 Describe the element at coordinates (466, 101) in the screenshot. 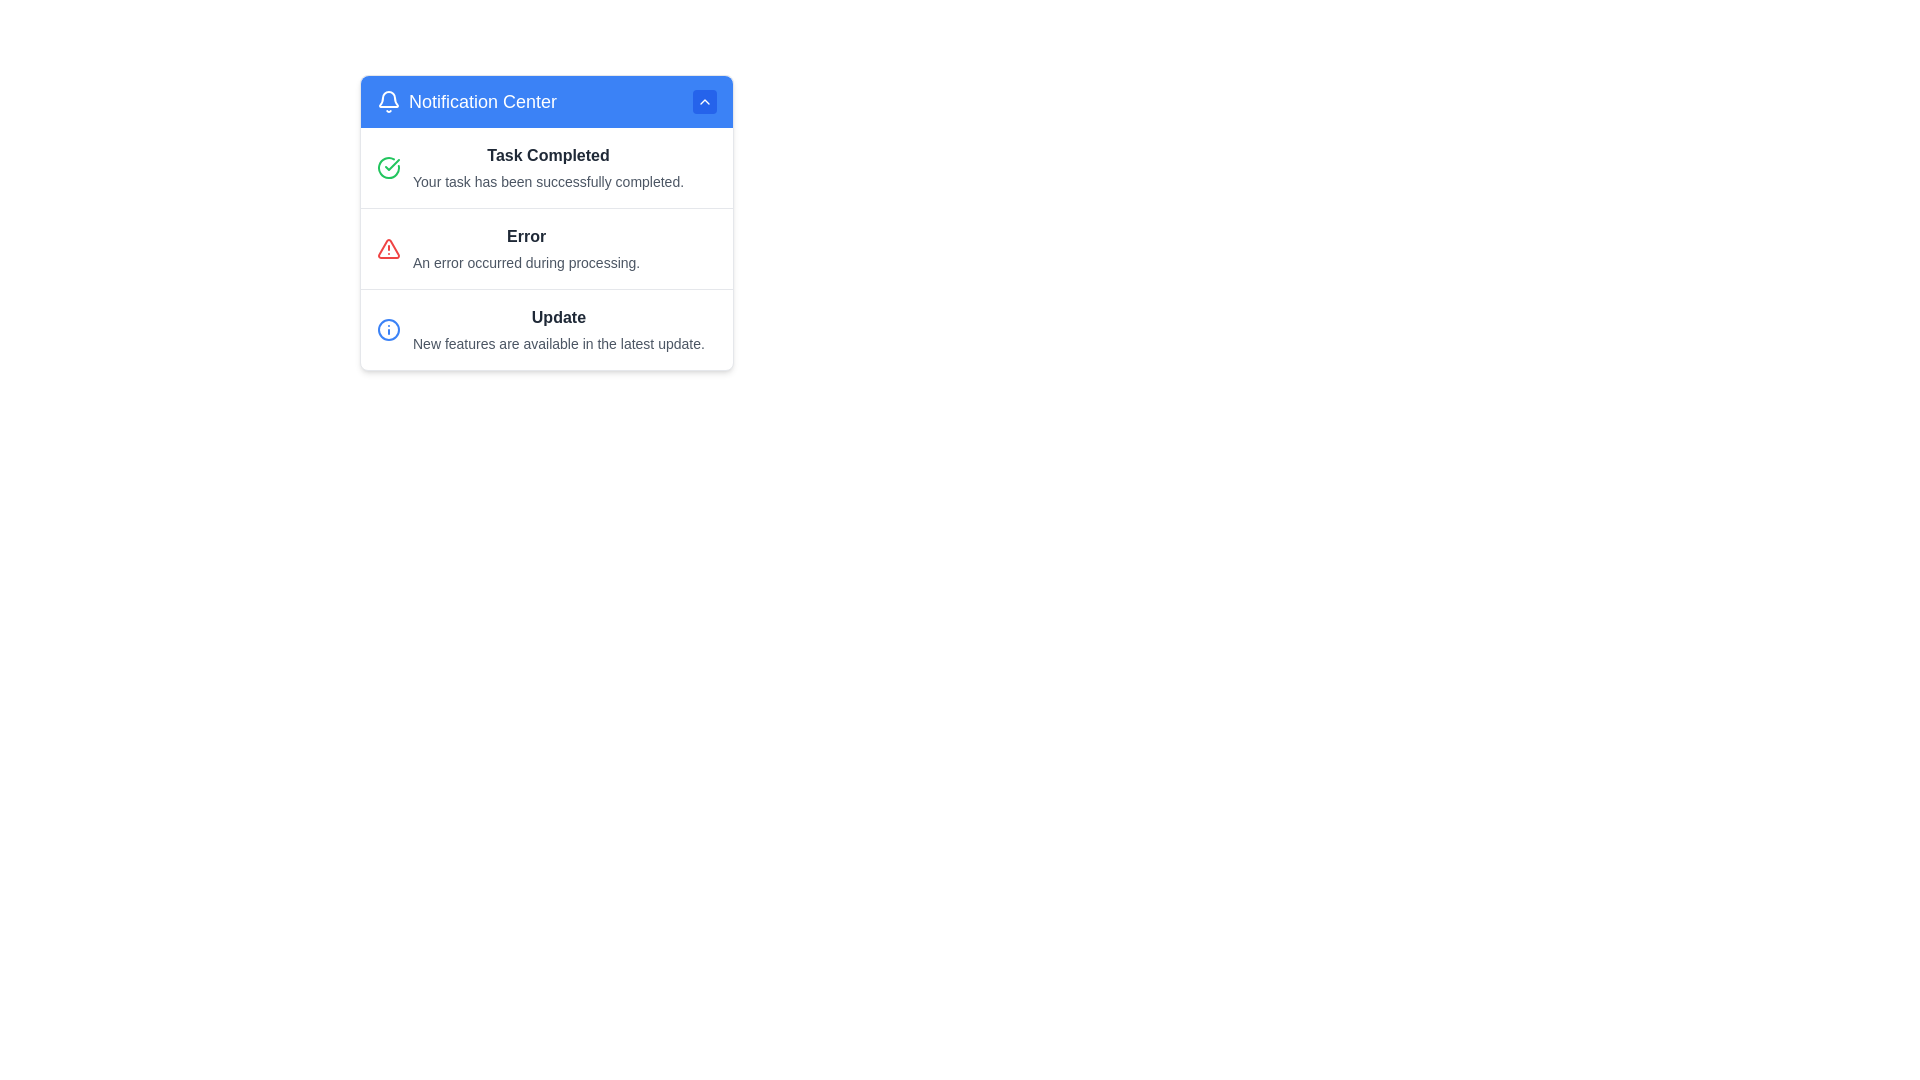

I see `the 'Notification Center' text label with a bell icon located in the top header bar, which has a blue background and white text` at that location.